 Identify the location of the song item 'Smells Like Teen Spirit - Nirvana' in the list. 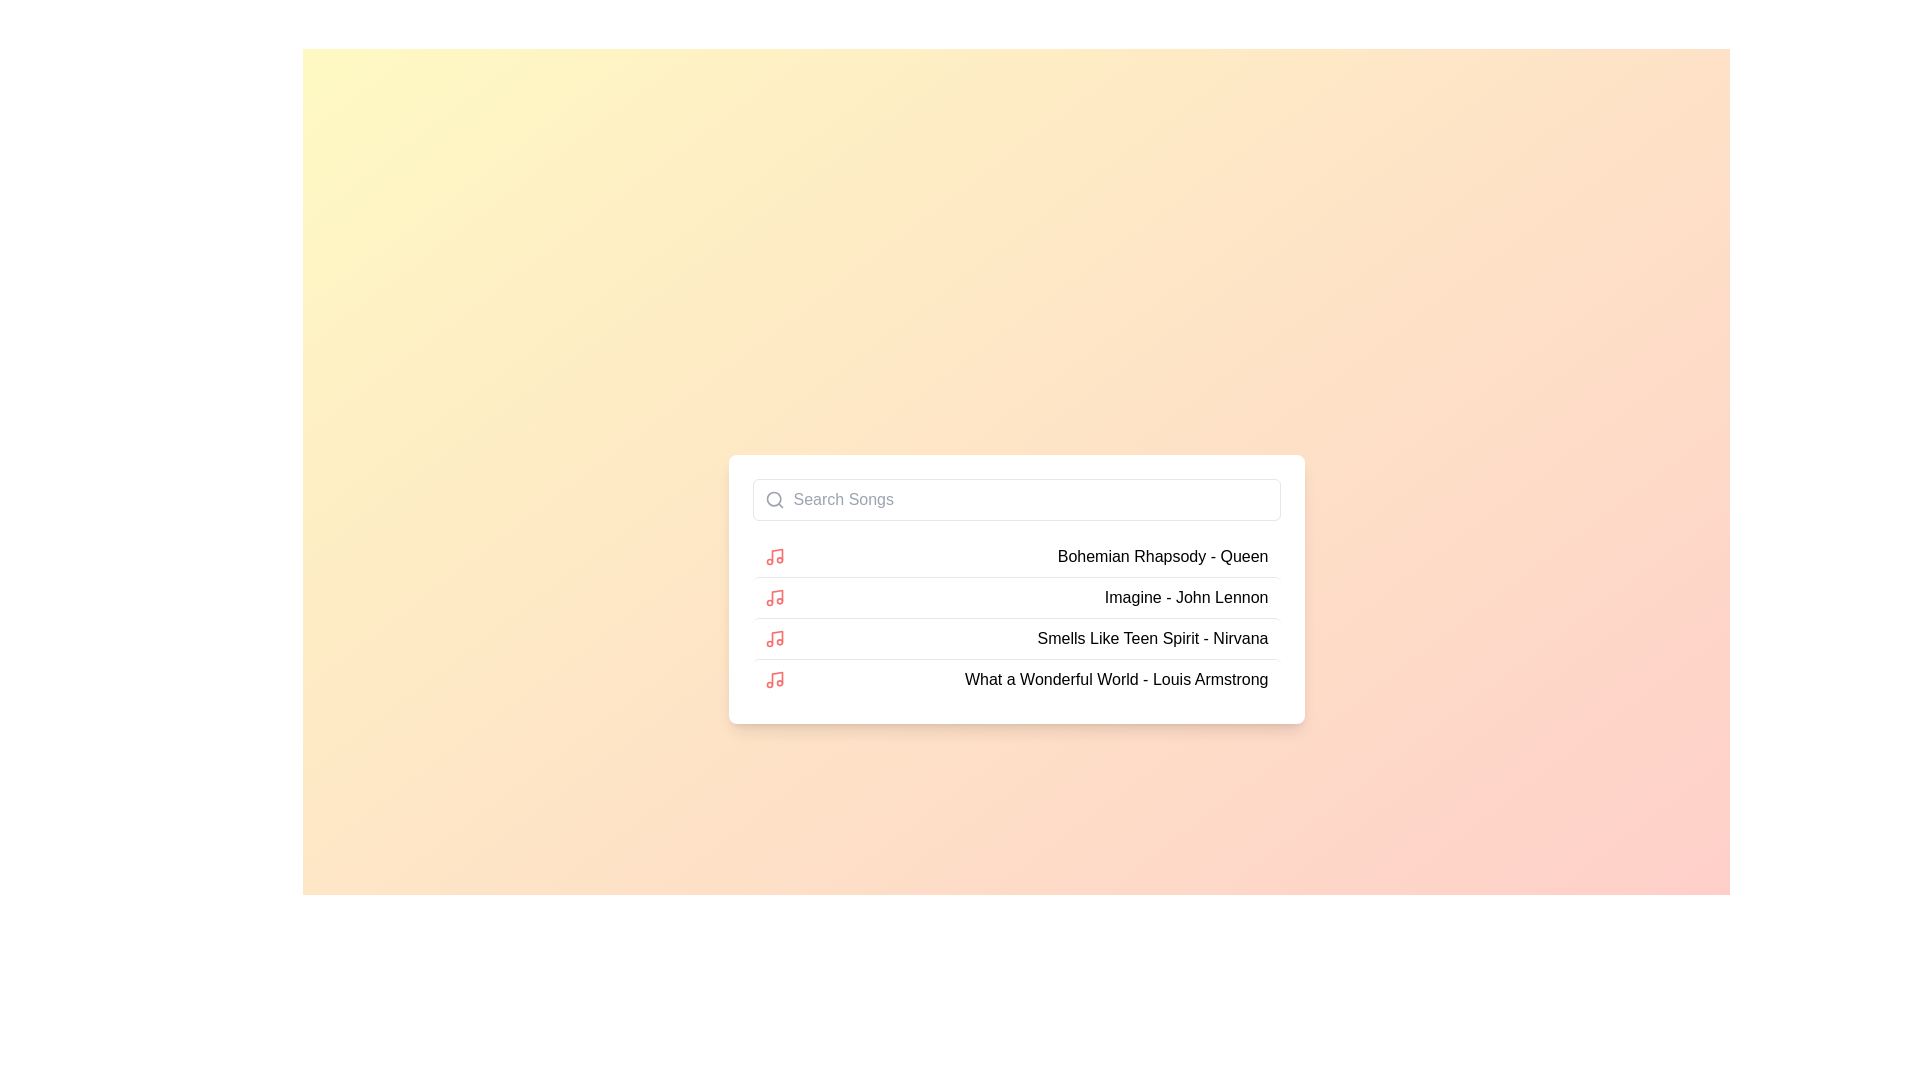
(1016, 637).